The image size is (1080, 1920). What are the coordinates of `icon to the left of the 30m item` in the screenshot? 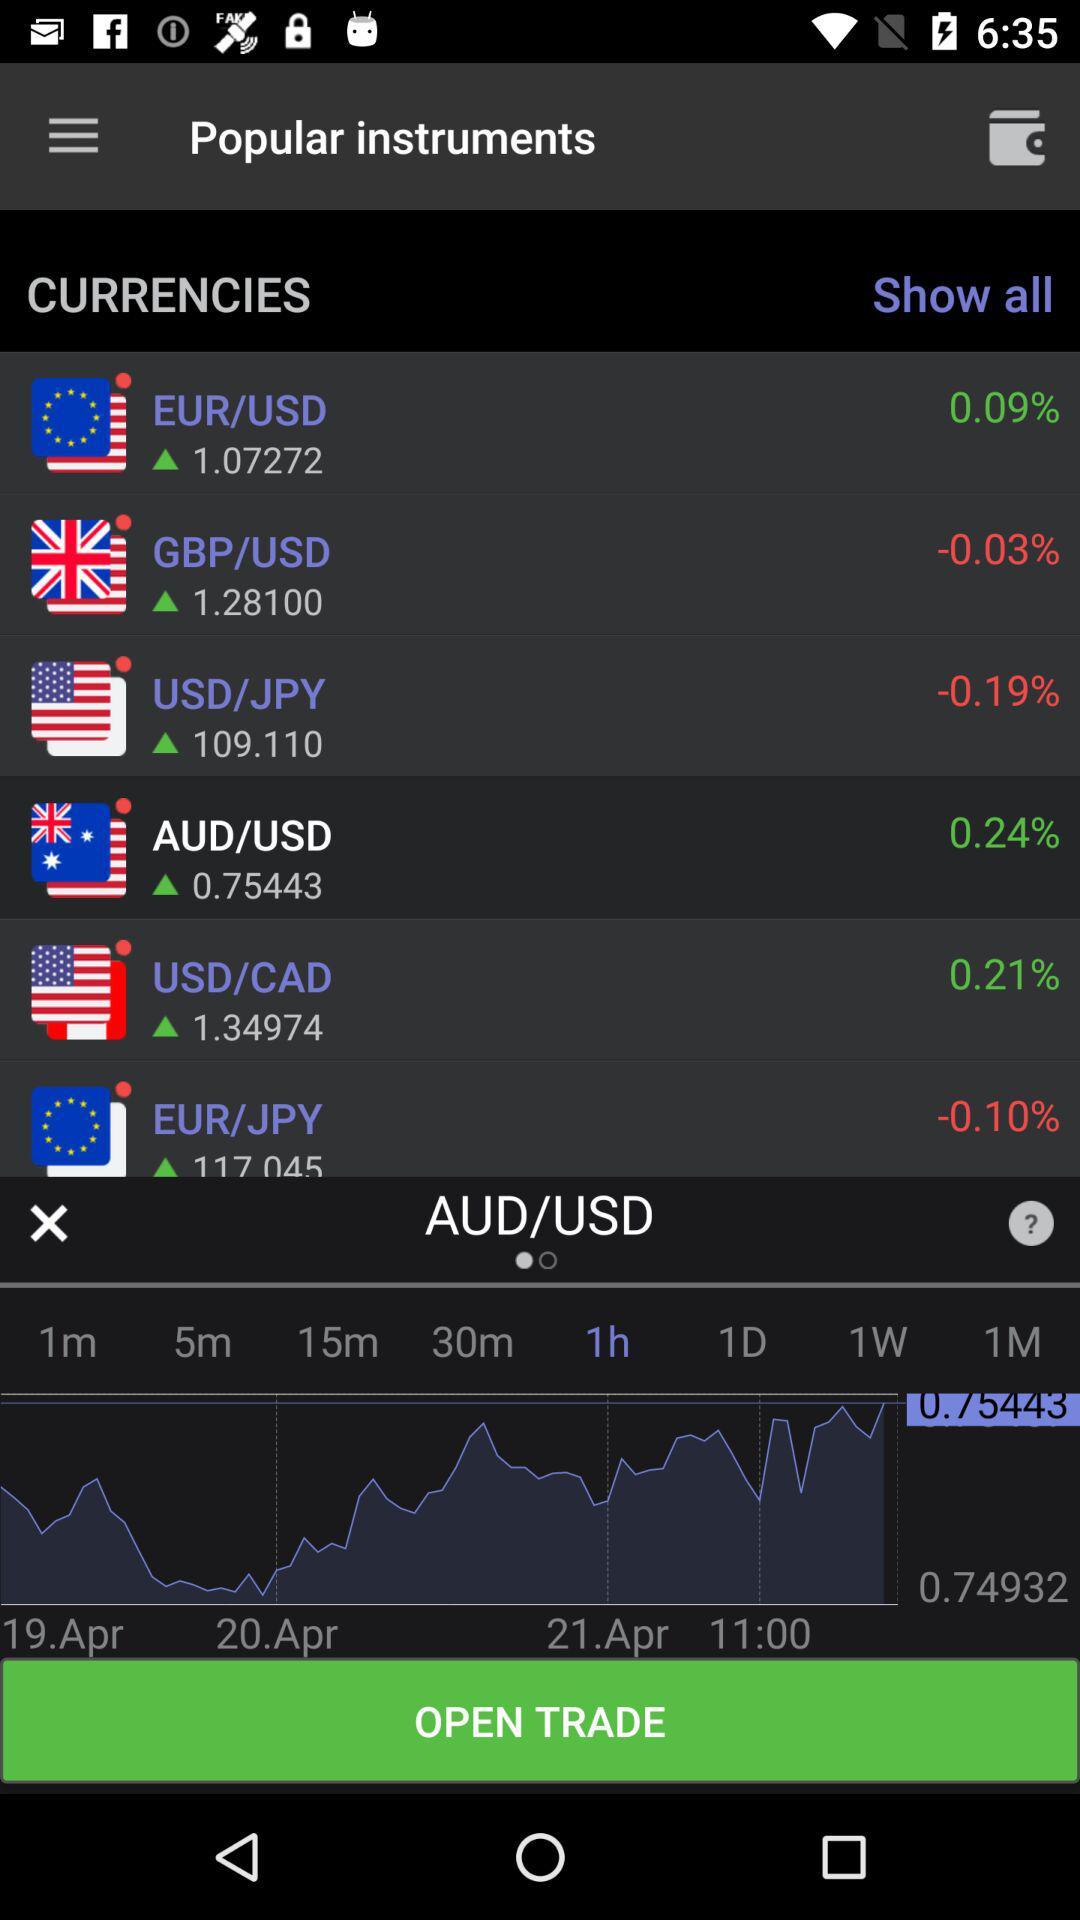 It's located at (336, 1340).